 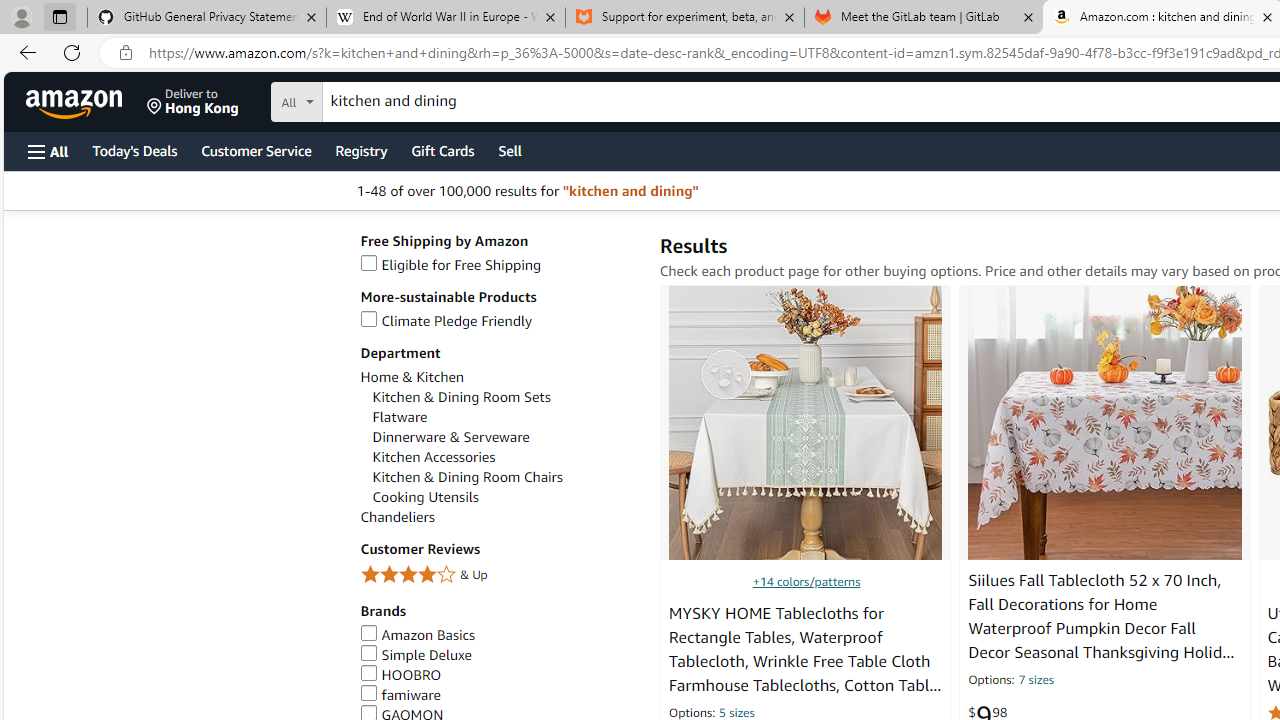 What do you see at coordinates (466, 477) in the screenshot?
I see `'Kitchen & Dining Room Chairs'` at bounding box center [466, 477].